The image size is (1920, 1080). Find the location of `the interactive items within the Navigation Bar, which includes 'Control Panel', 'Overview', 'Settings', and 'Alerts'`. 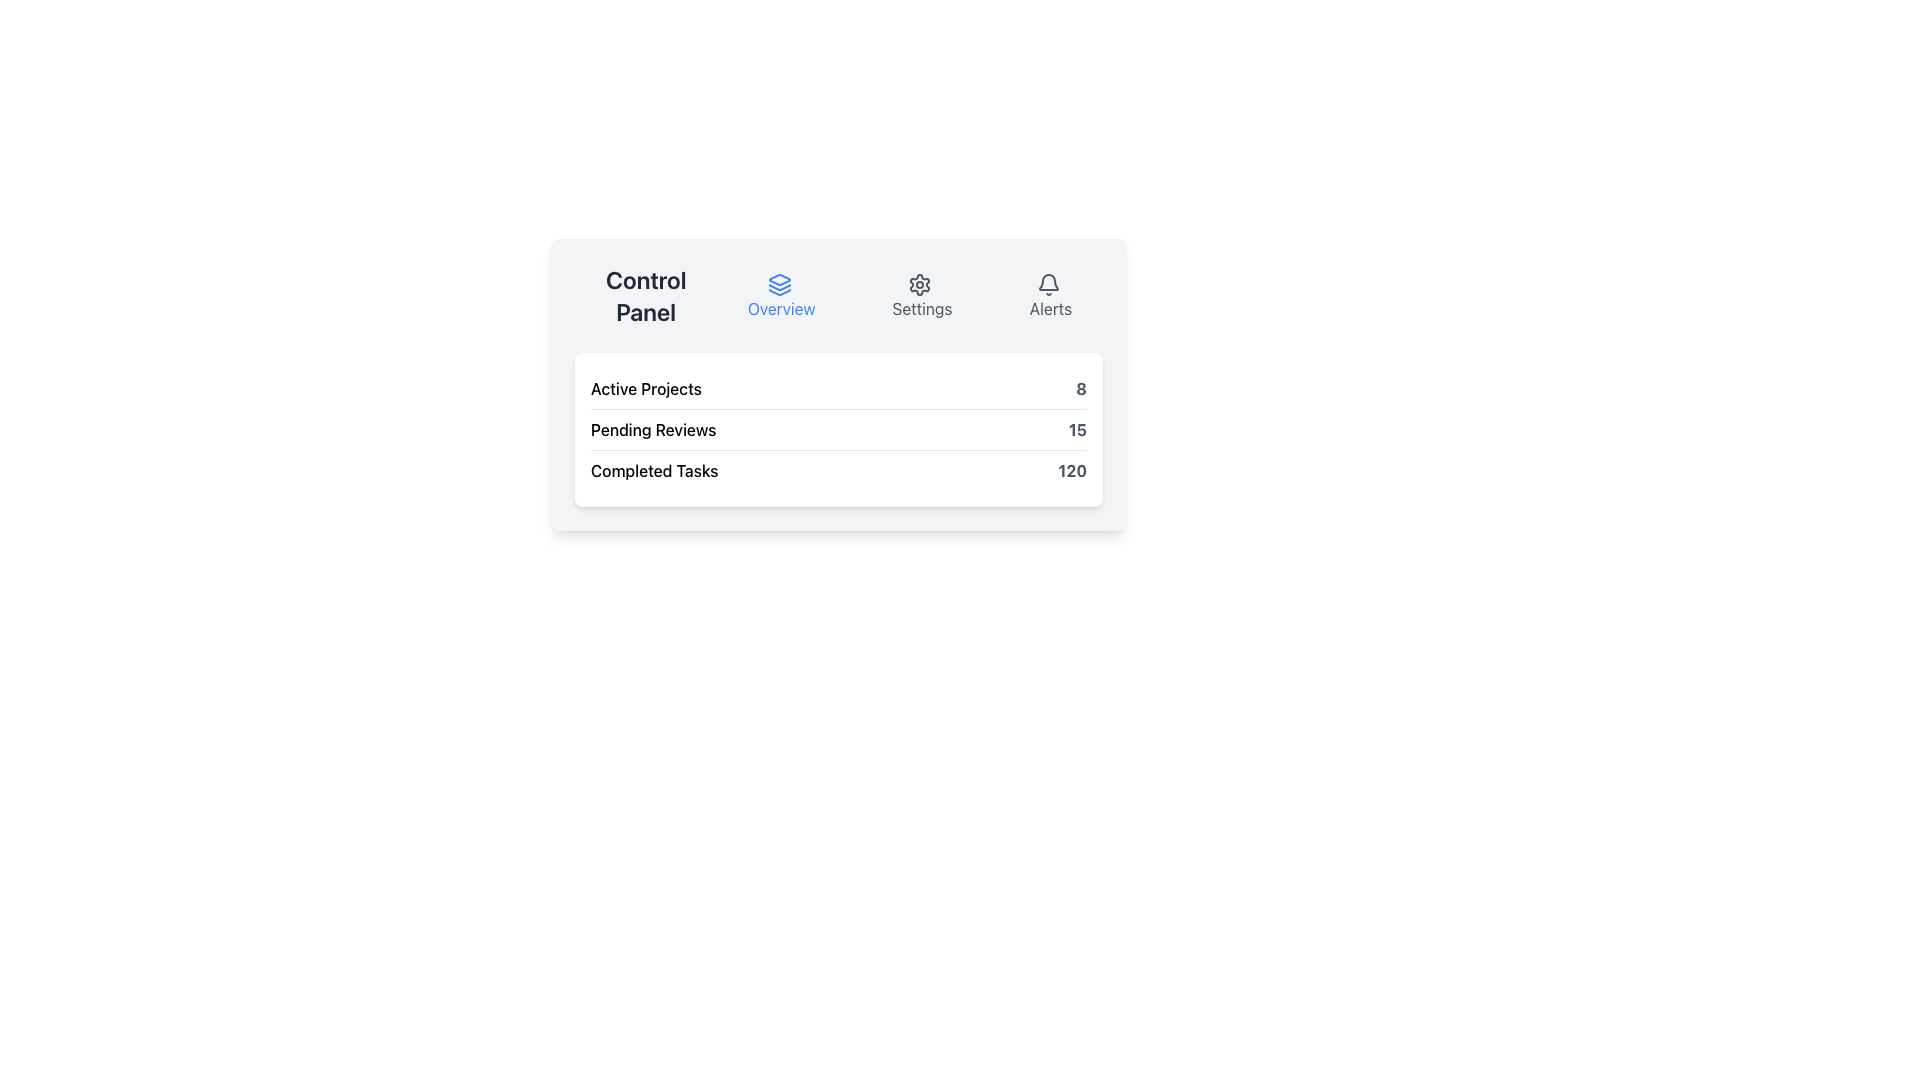

the interactive items within the Navigation Bar, which includes 'Control Panel', 'Overview', 'Settings', and 'Alerts' is located at coordinates (839, 294).